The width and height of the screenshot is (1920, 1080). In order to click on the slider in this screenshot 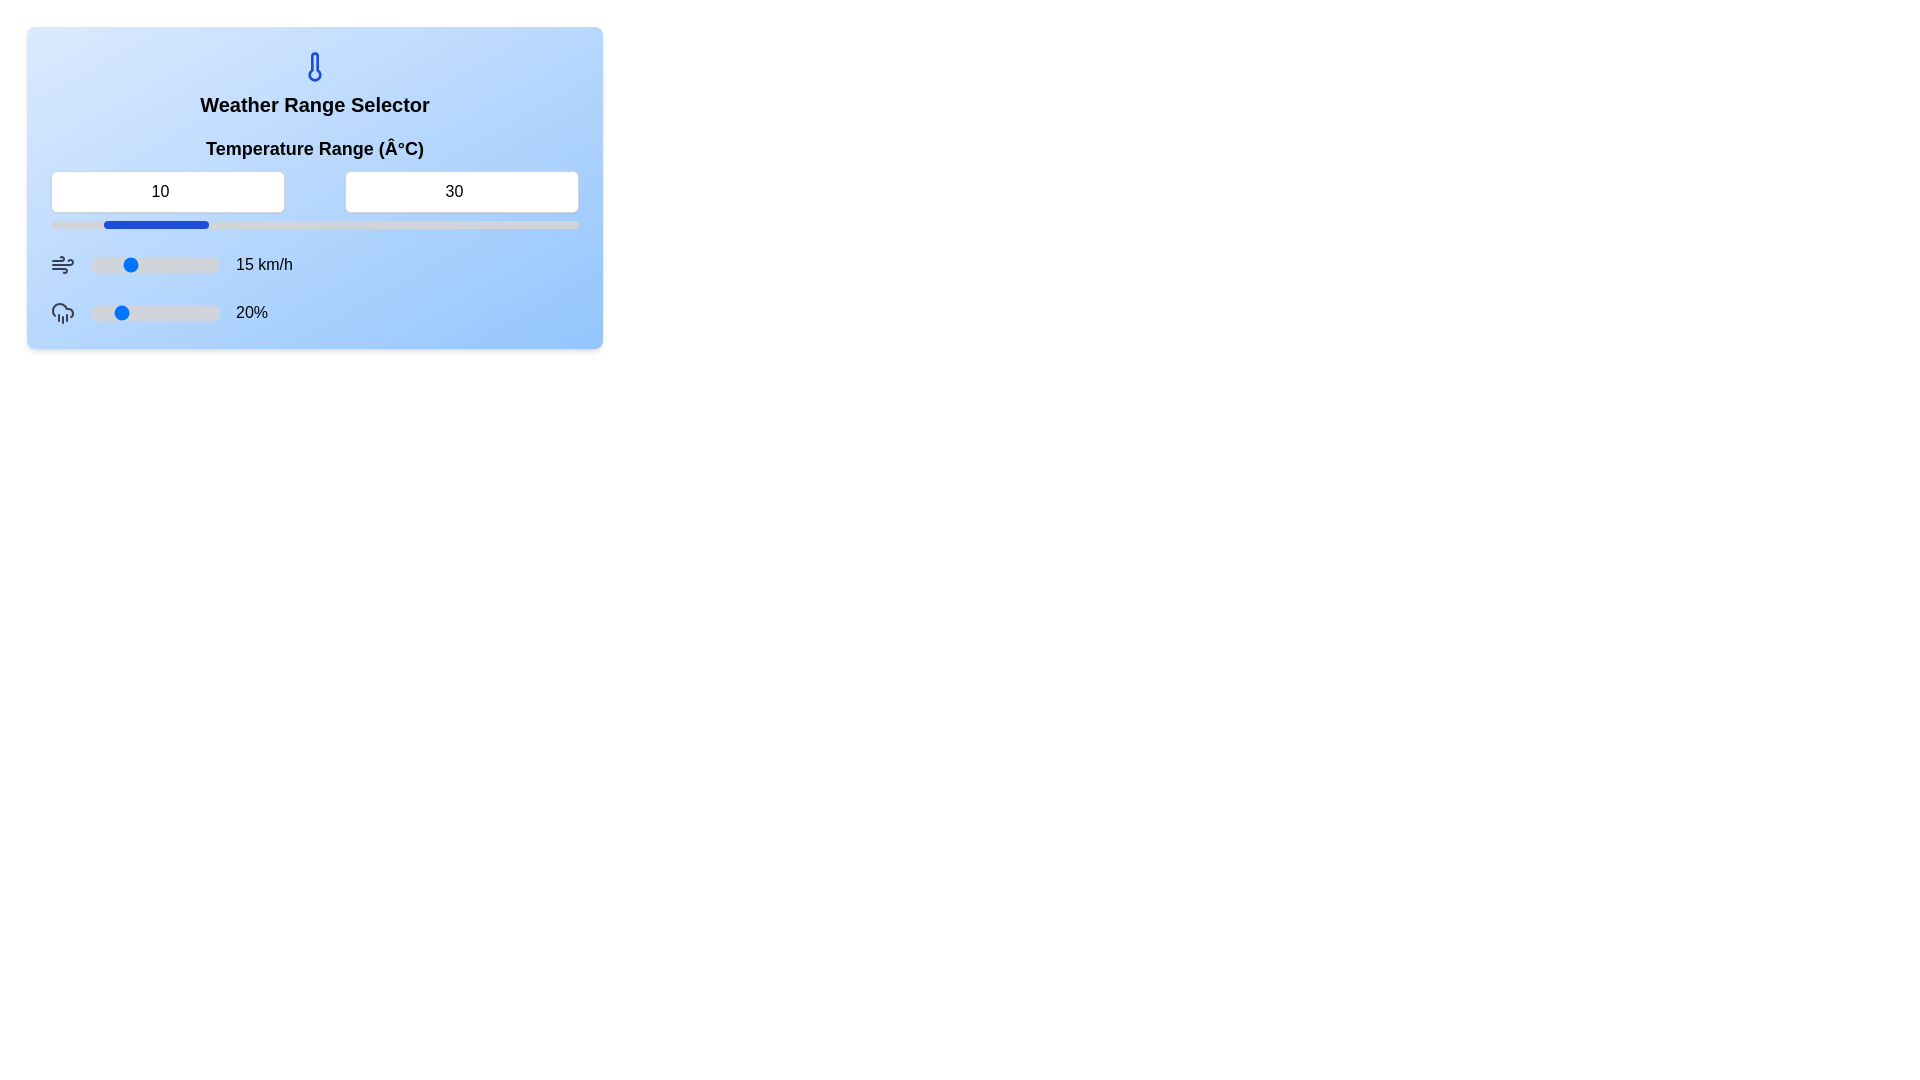, I will do `click(109, 312)`.